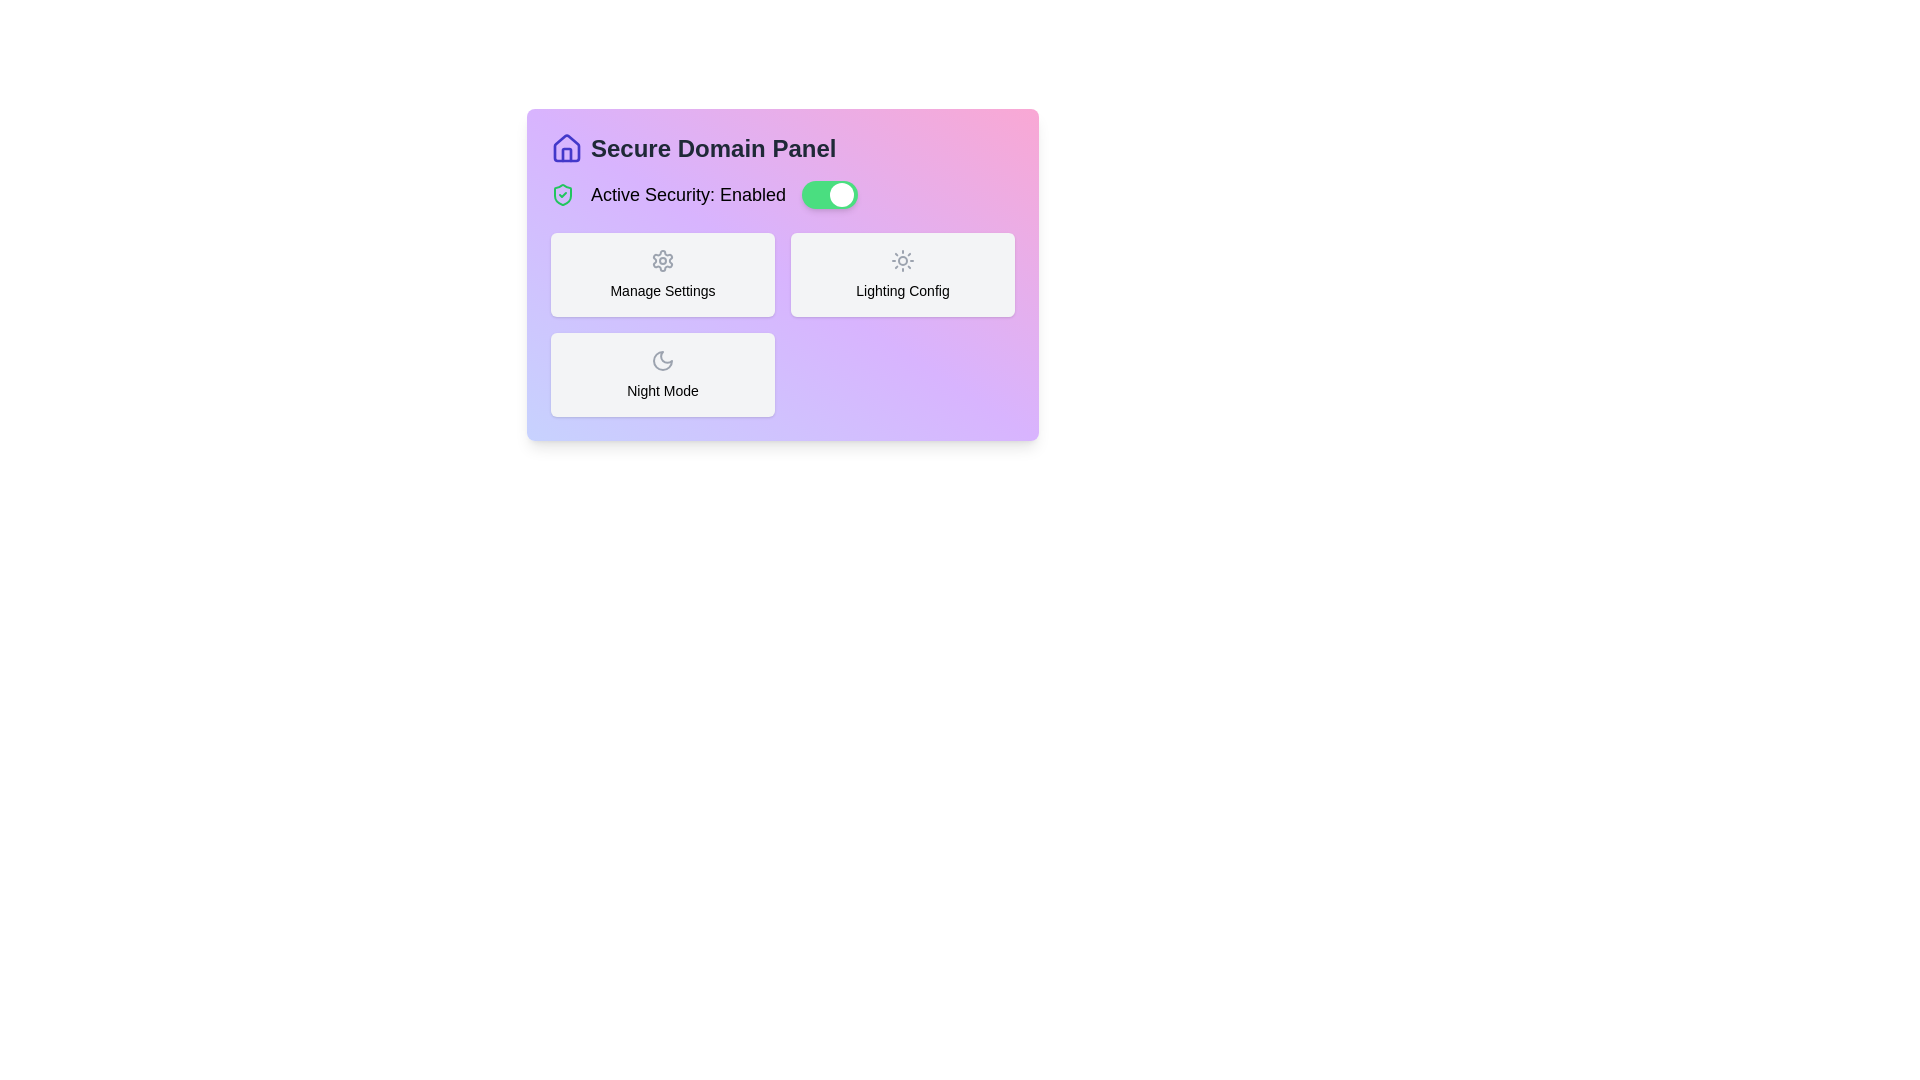 This screenshot has width=1920, height=1080. What do you see at coordinates (561, 195) in the screenshot?
I see `the green shield icon with a checkmark inside, located to the left of the 'Active Security: Enabled' label in the 'Secure Domain Panel' for status indication` at bounding box center [561, 195].